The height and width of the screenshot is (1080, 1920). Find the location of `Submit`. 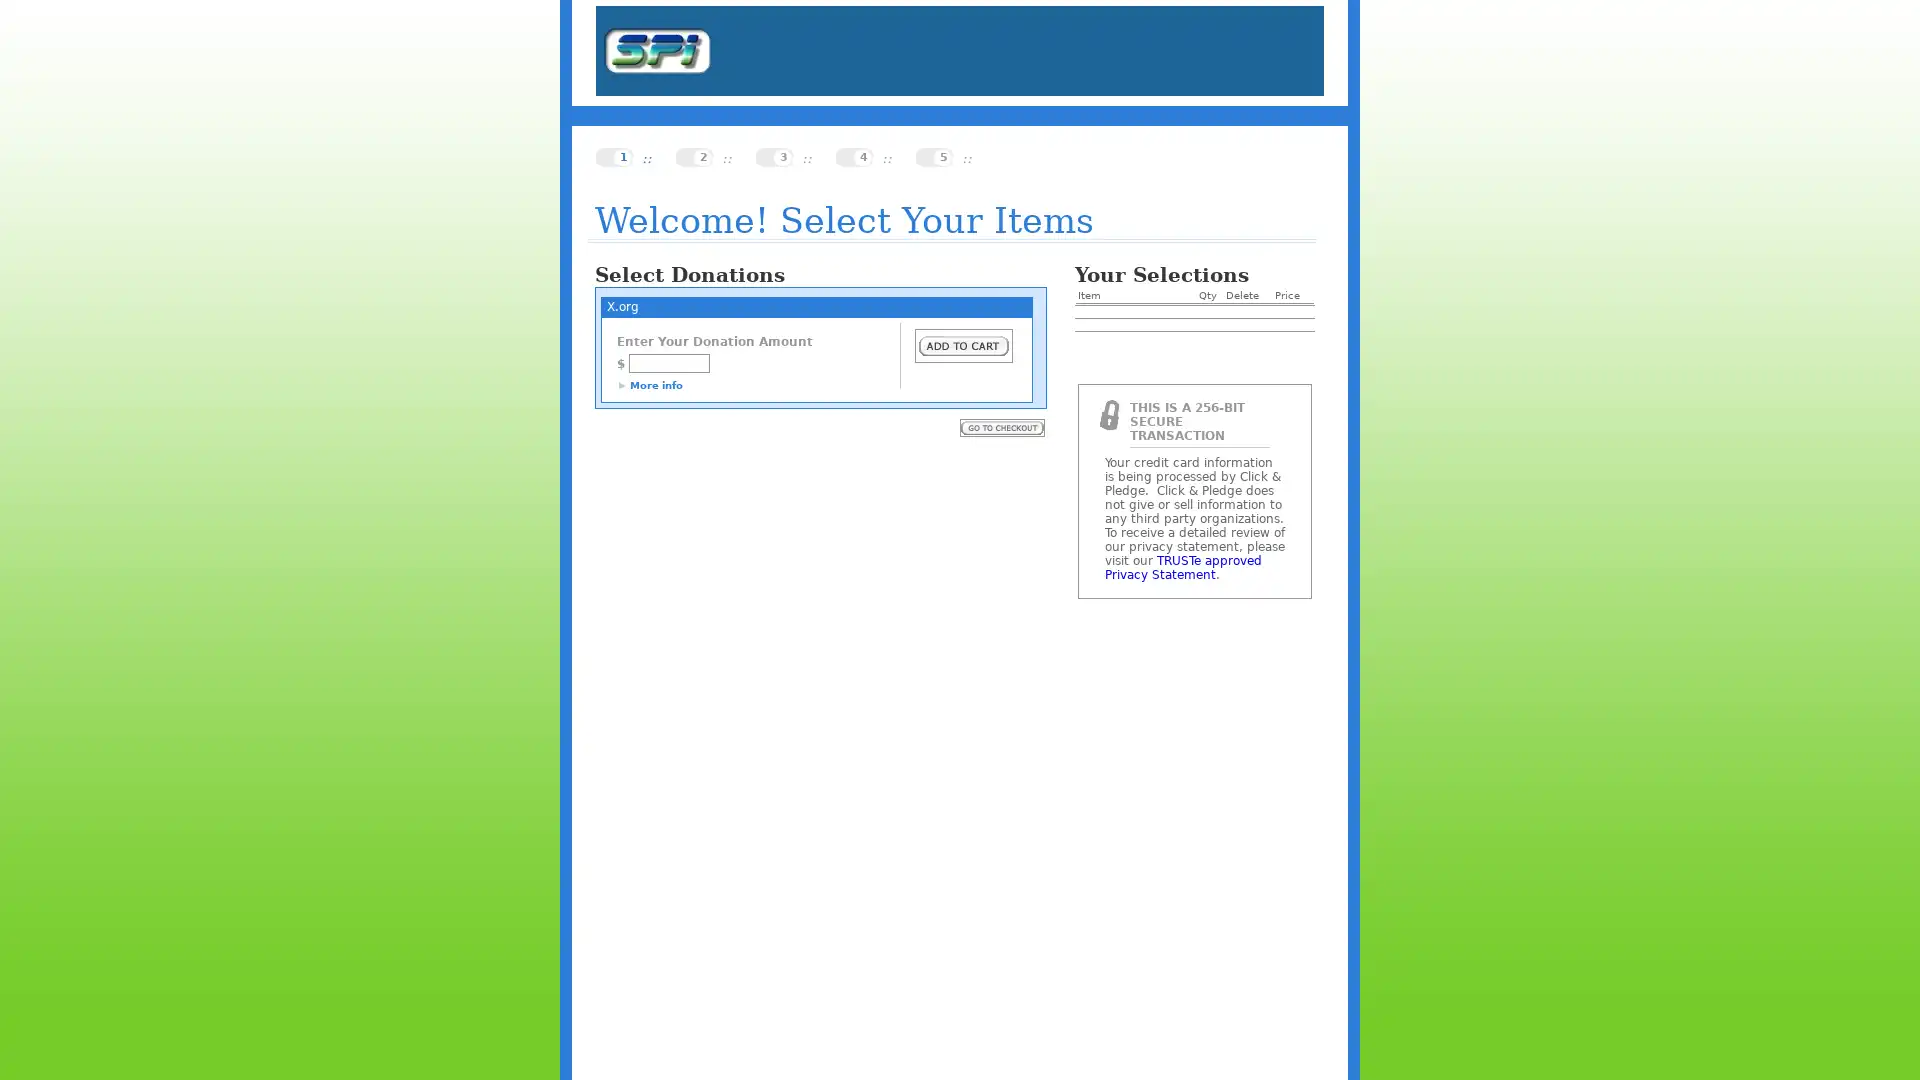

Submit is located at coordinates (964, 345).